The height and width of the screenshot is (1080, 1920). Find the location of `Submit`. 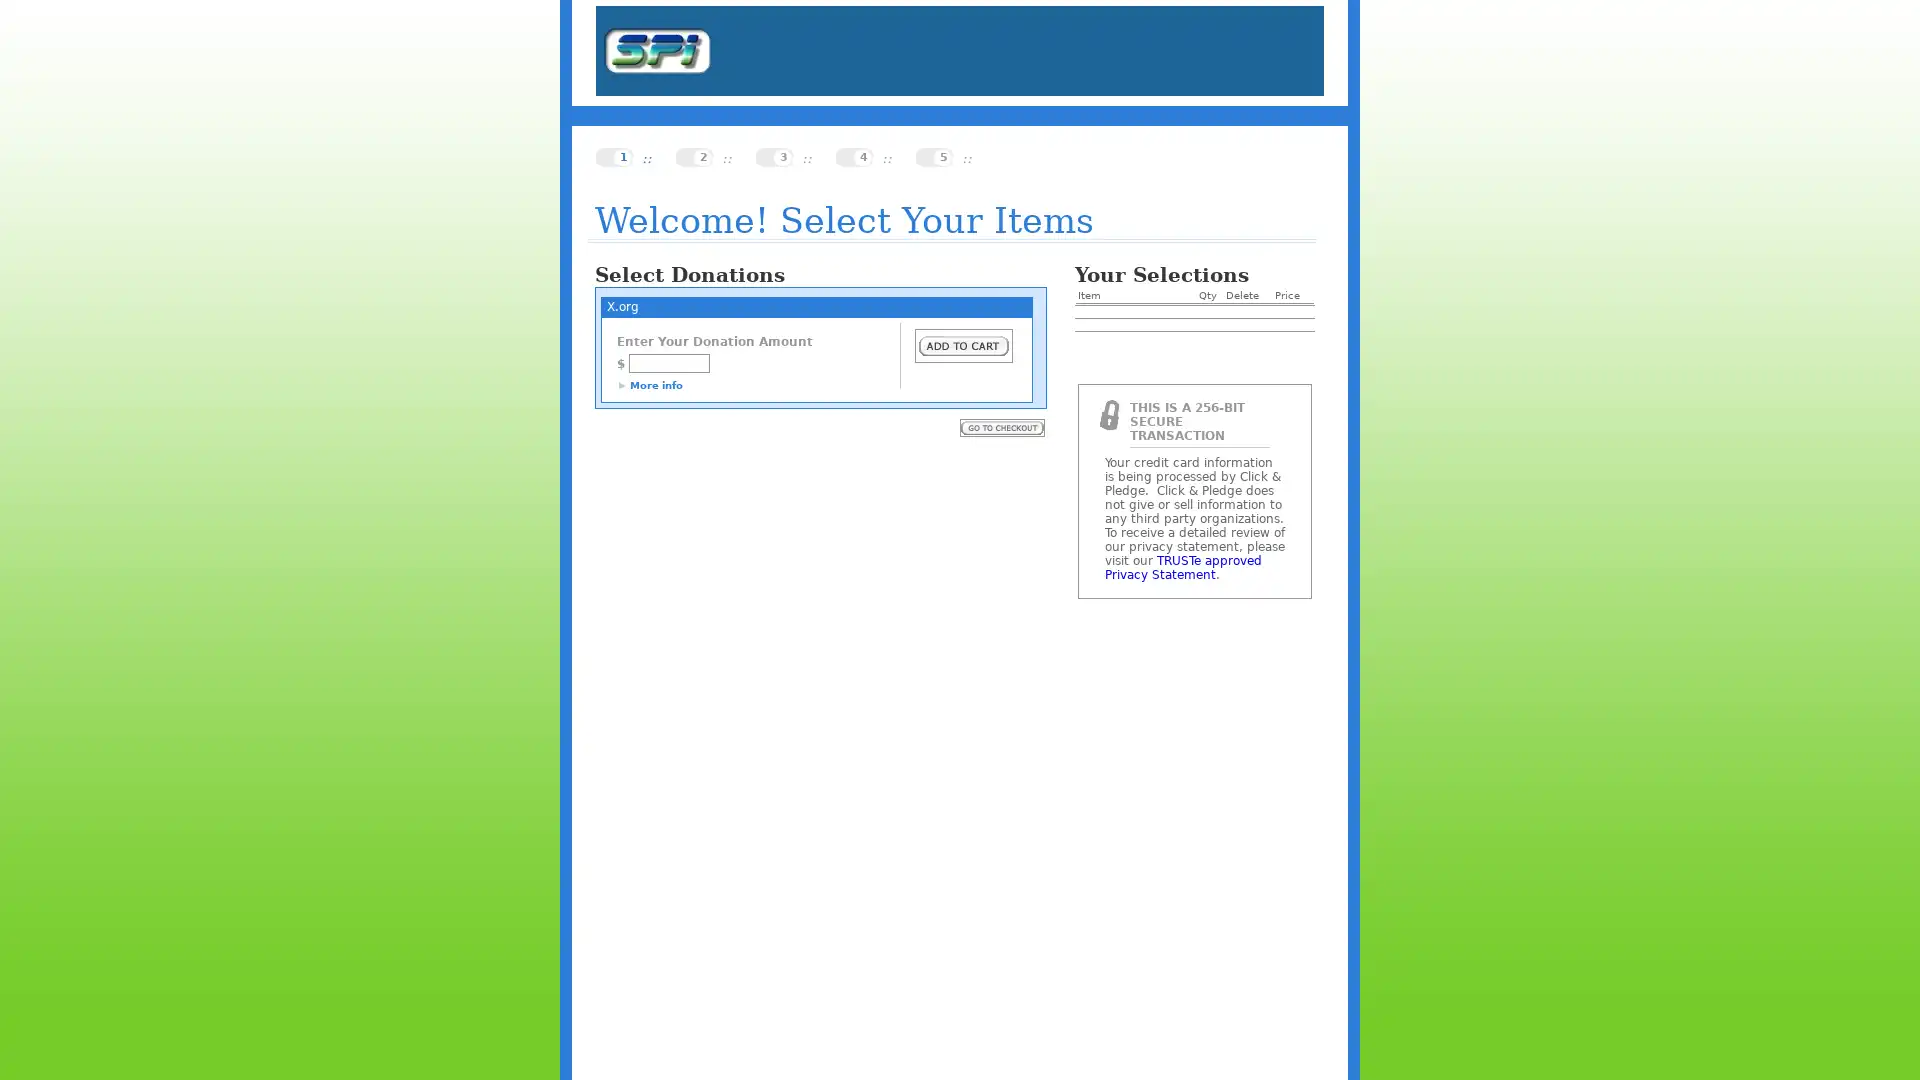

Submit is located at coordinates (964, 345).